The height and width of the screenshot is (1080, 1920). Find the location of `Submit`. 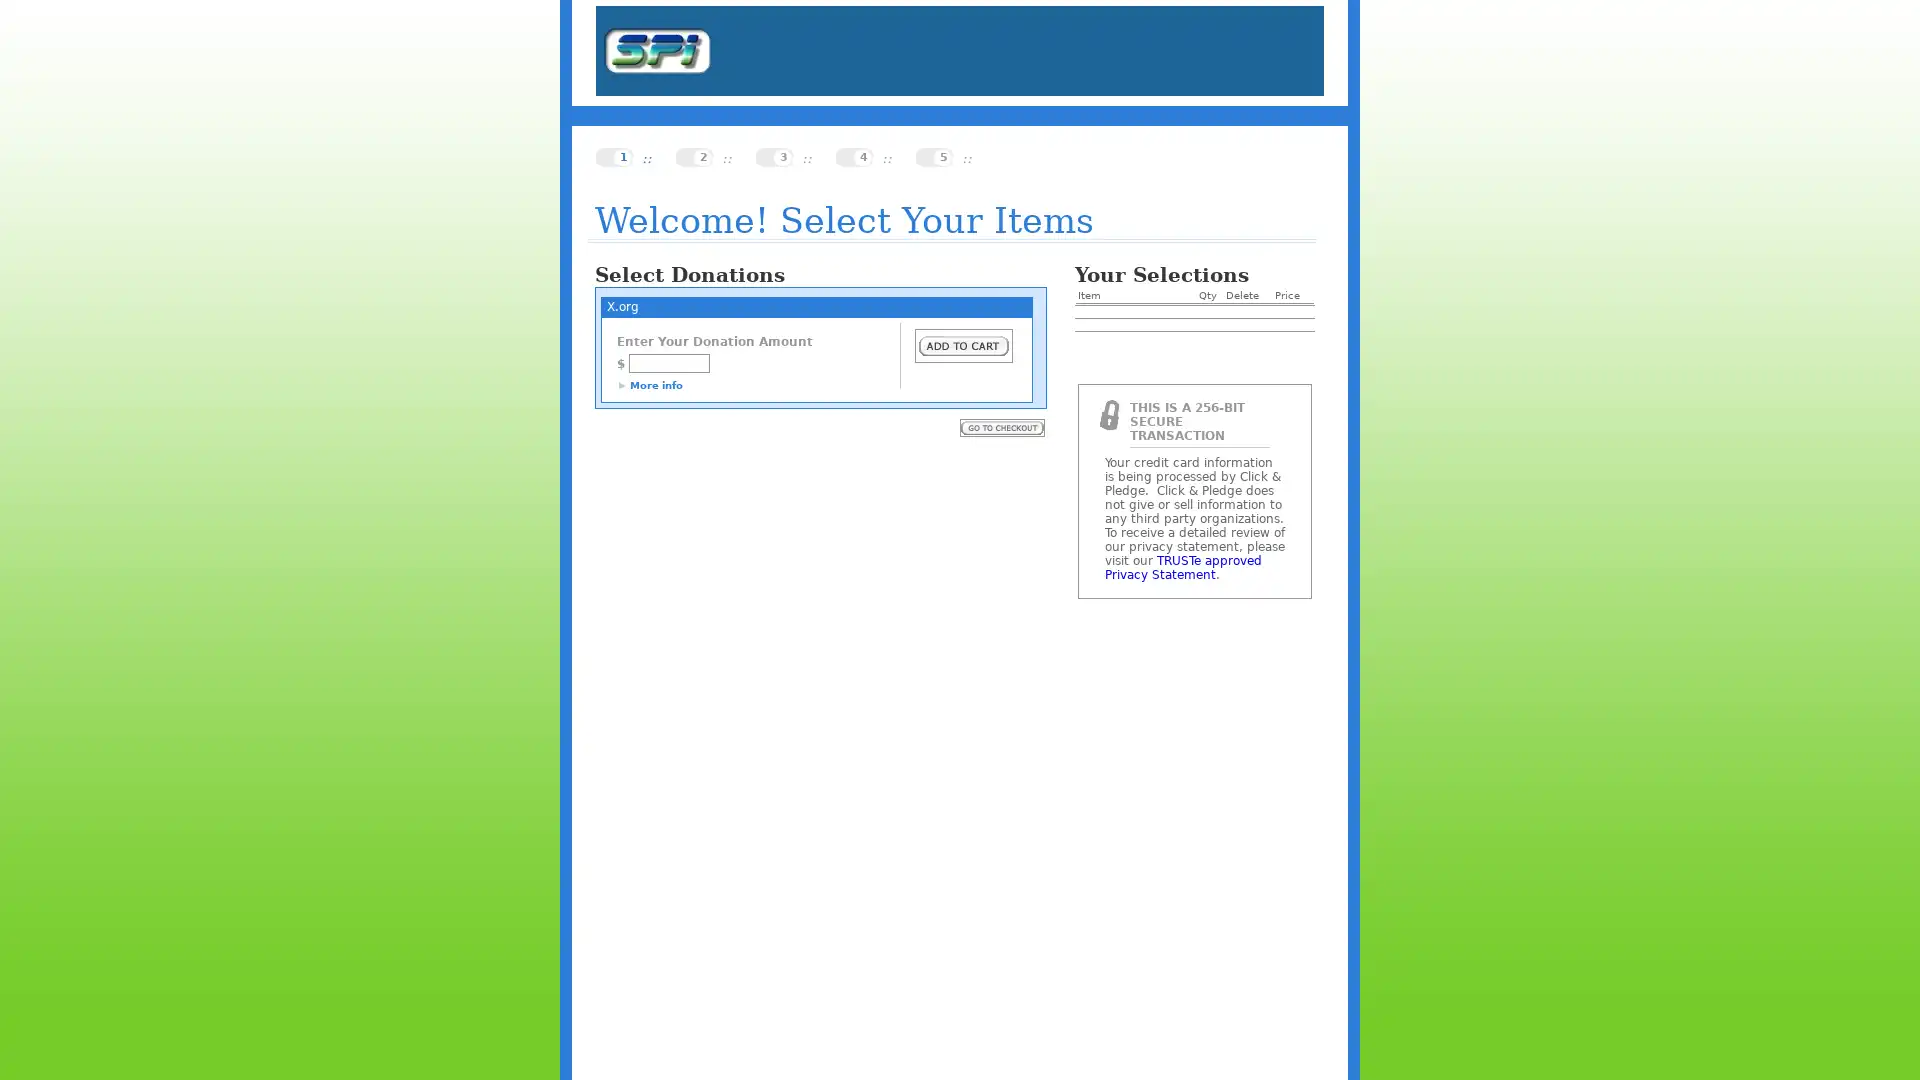

Submit is located at coordinates (964, 345).